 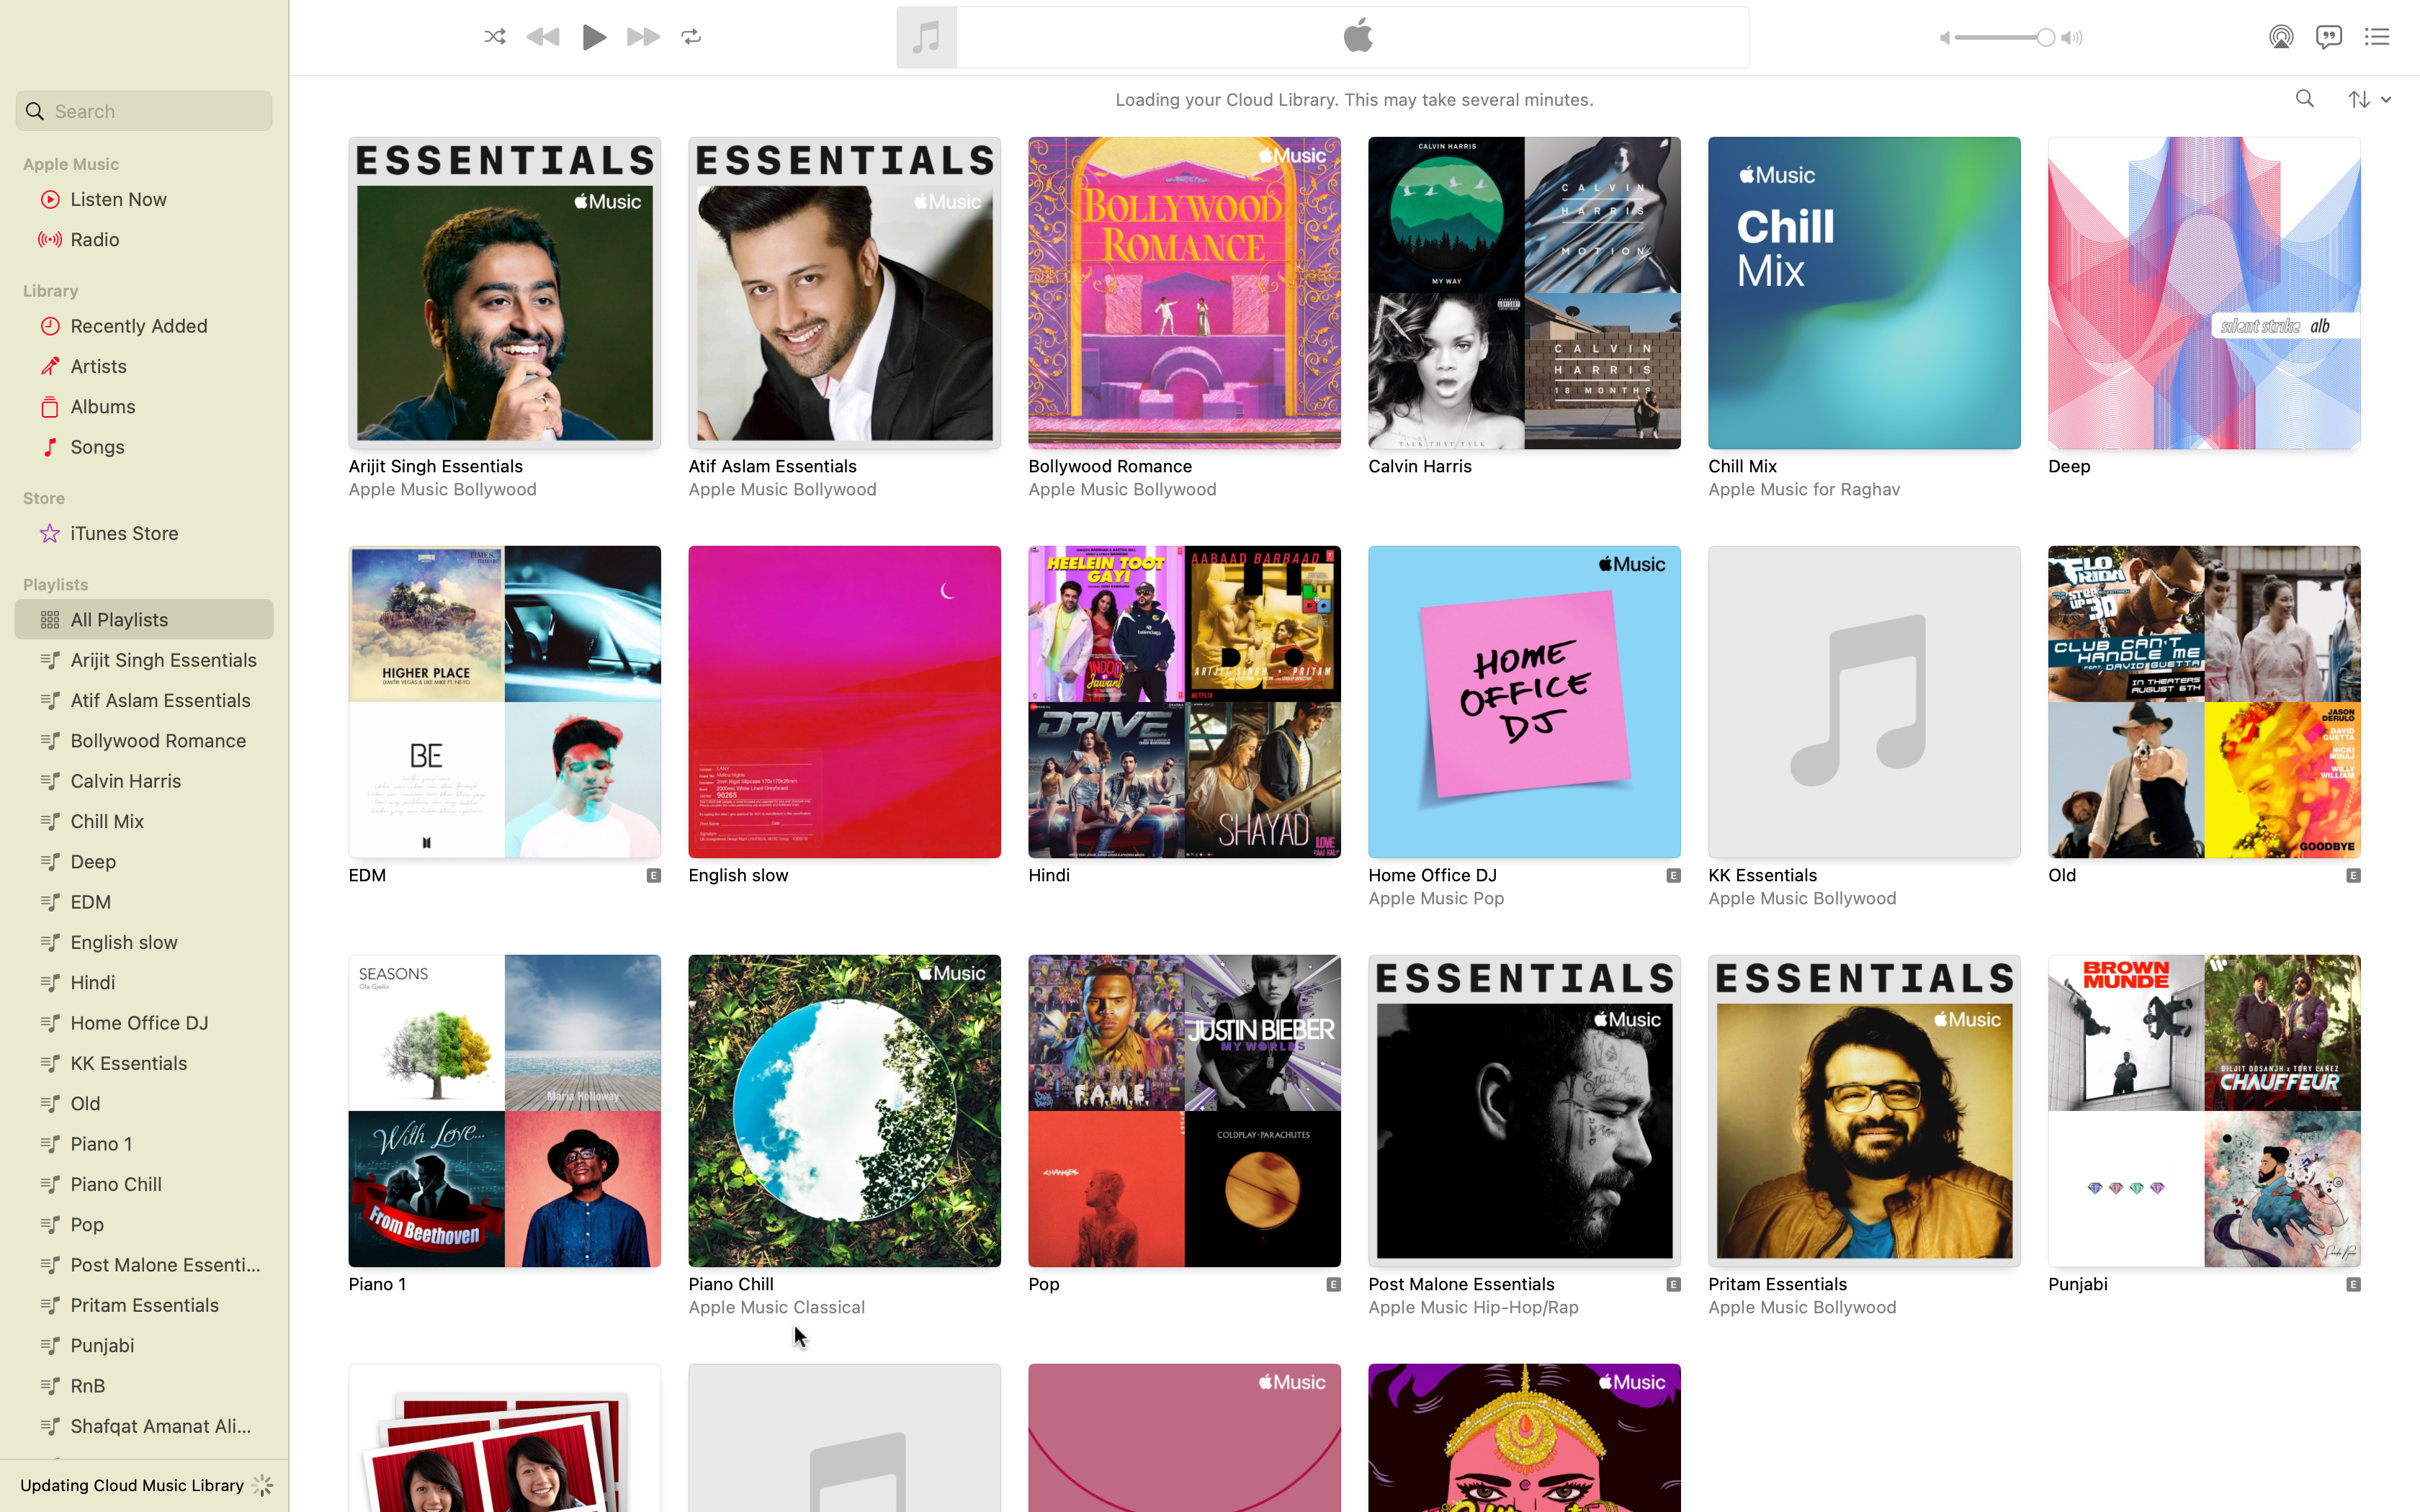 What do you see at coordinates (847, 1140) in the screenshot?
I see `the playlist titled Piano Chill` at bounding box center [847, 1140].